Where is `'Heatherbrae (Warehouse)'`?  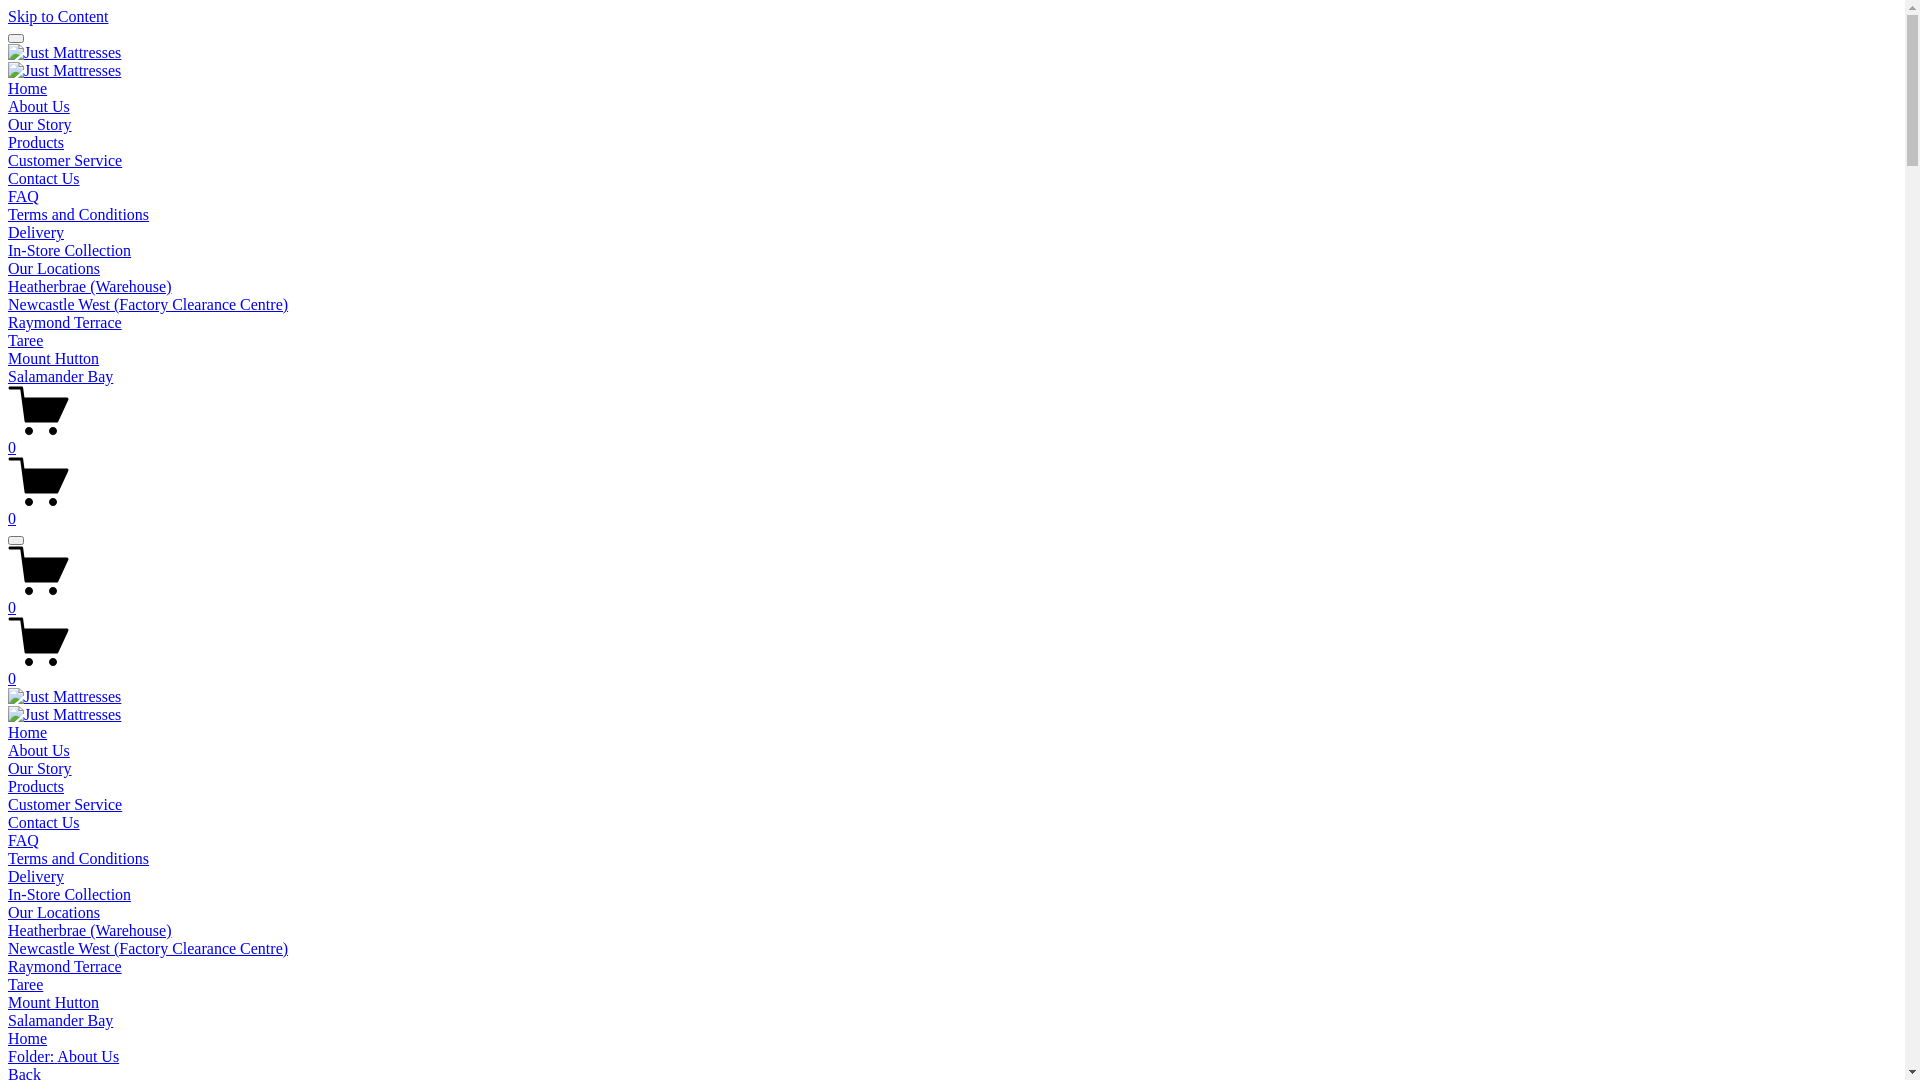
'Heatherbrae (Warehouse)' is located at coordinates (8, 930).